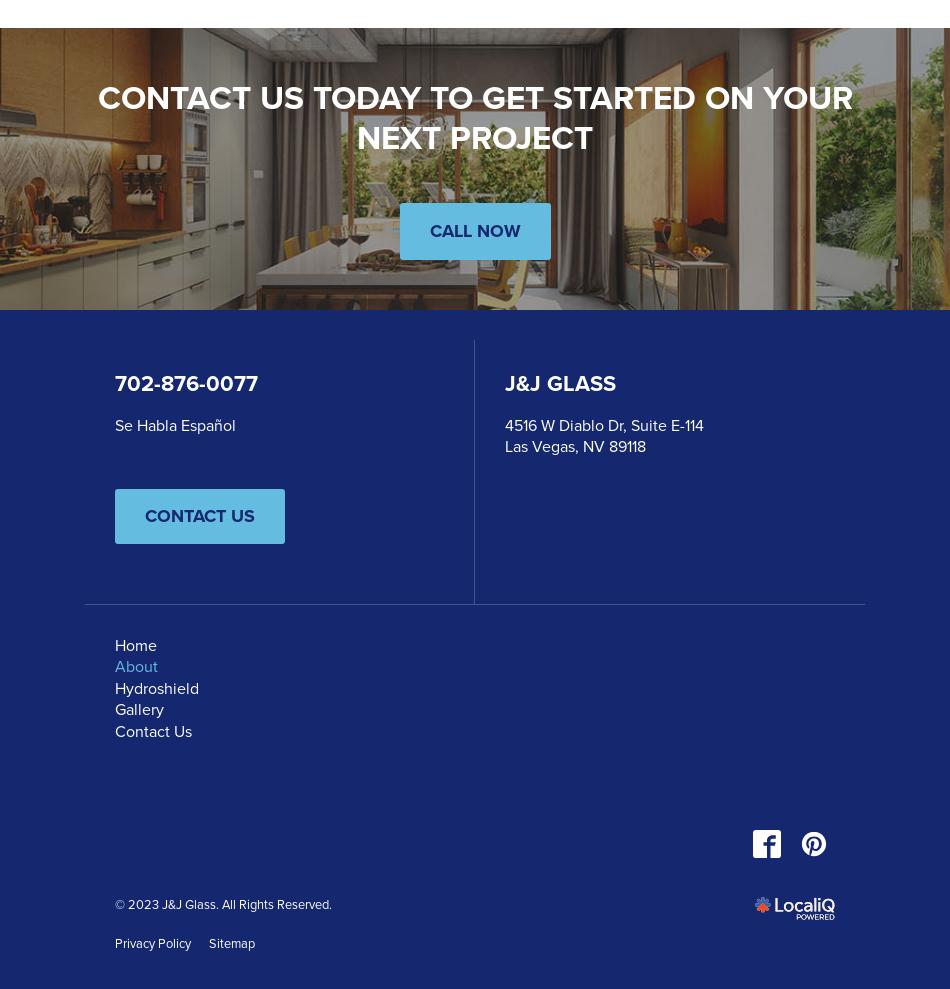  Describe the element at coordinates (223, 902) in the screenshot. I see `'© 2023 J&J Glass. All Rights Reserved.'` at that location.